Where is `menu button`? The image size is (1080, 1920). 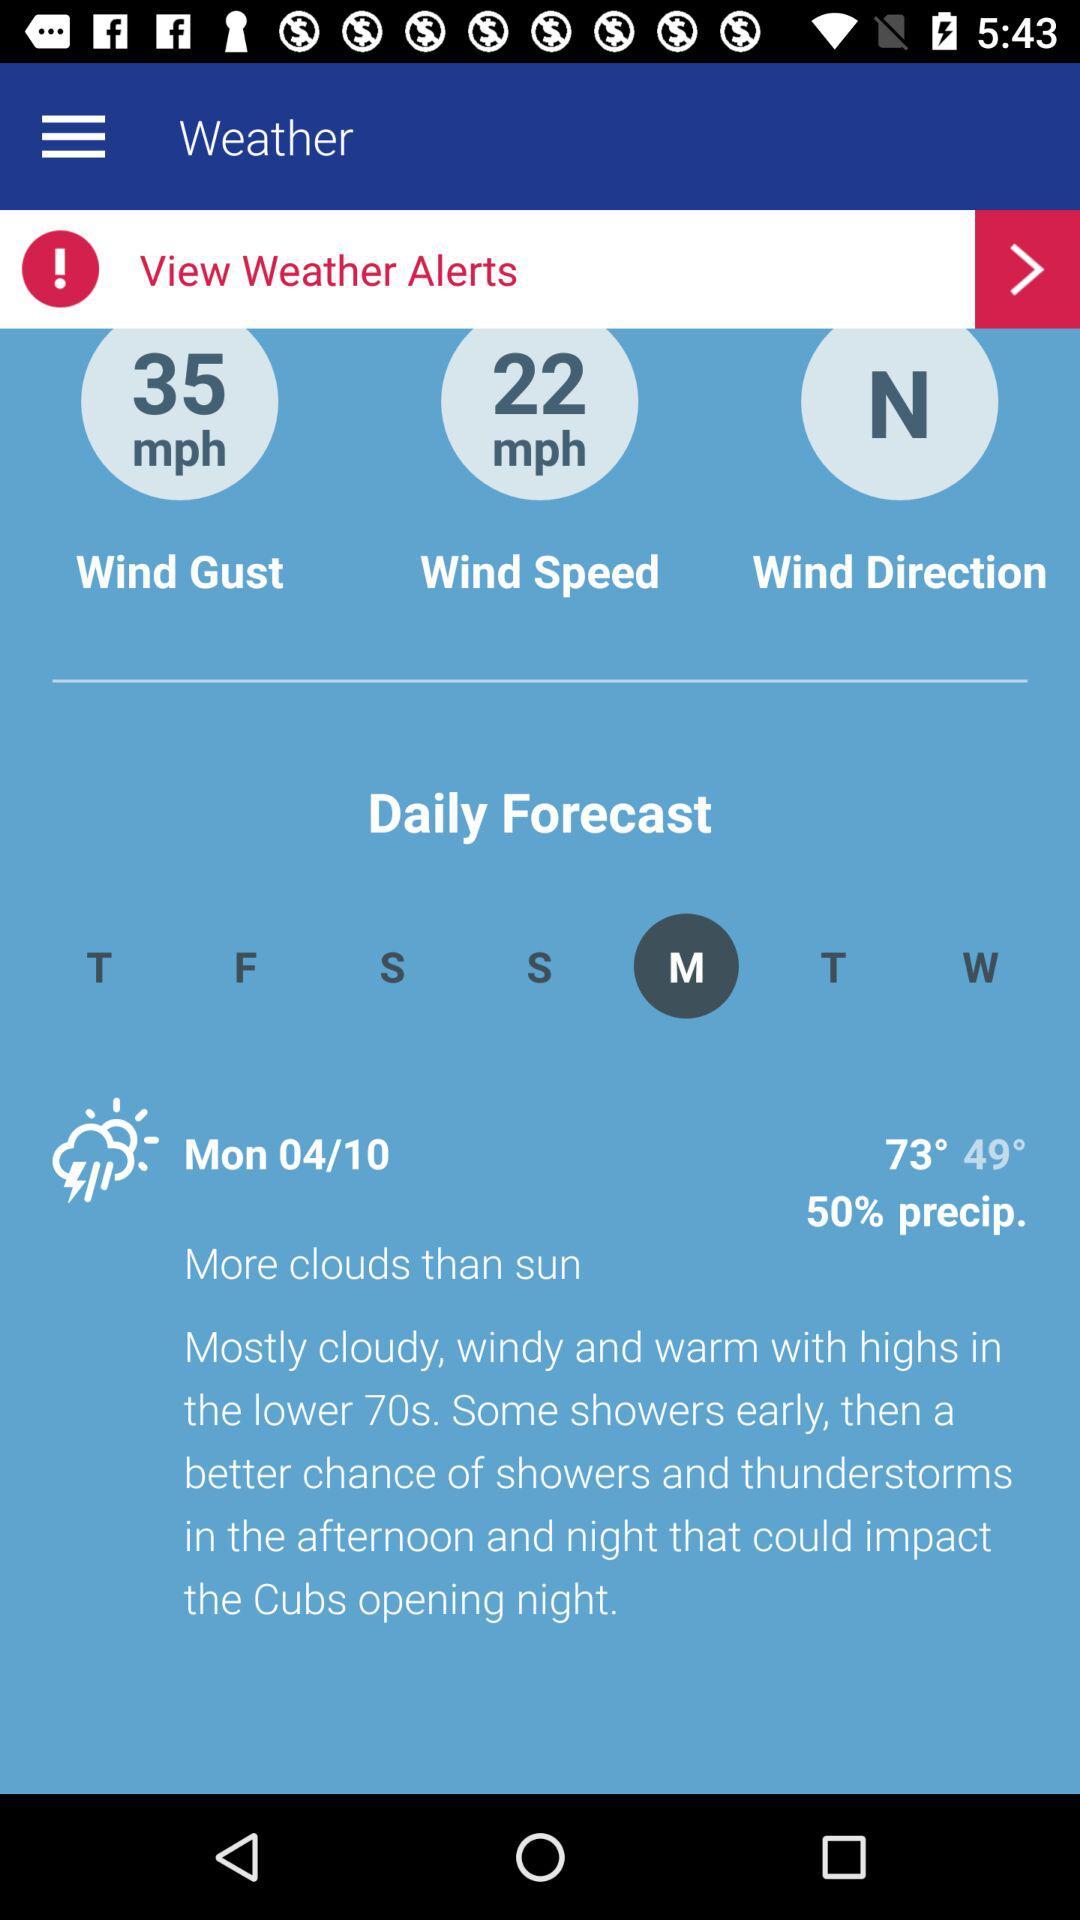
menu button is located at coordinates (72, 136).